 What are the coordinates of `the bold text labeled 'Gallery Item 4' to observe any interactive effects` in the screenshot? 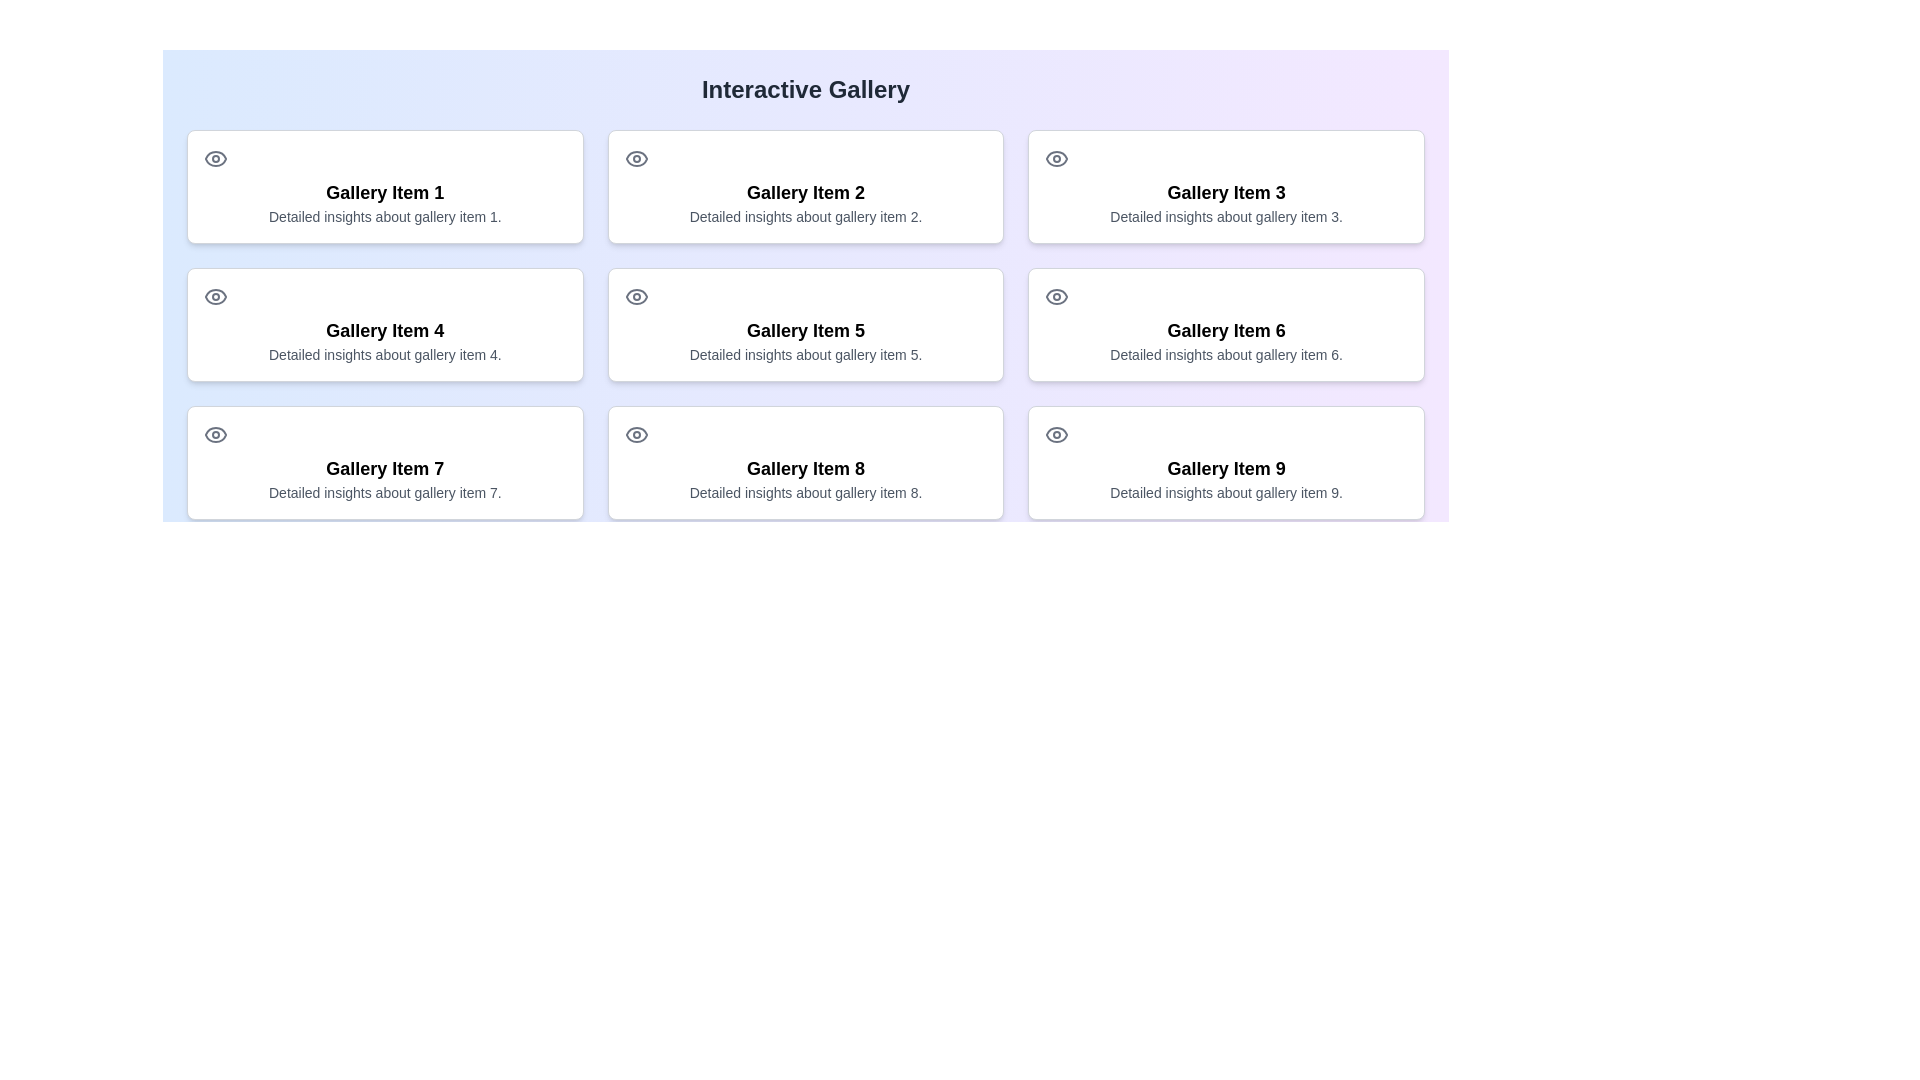 It's located at (385, 330).